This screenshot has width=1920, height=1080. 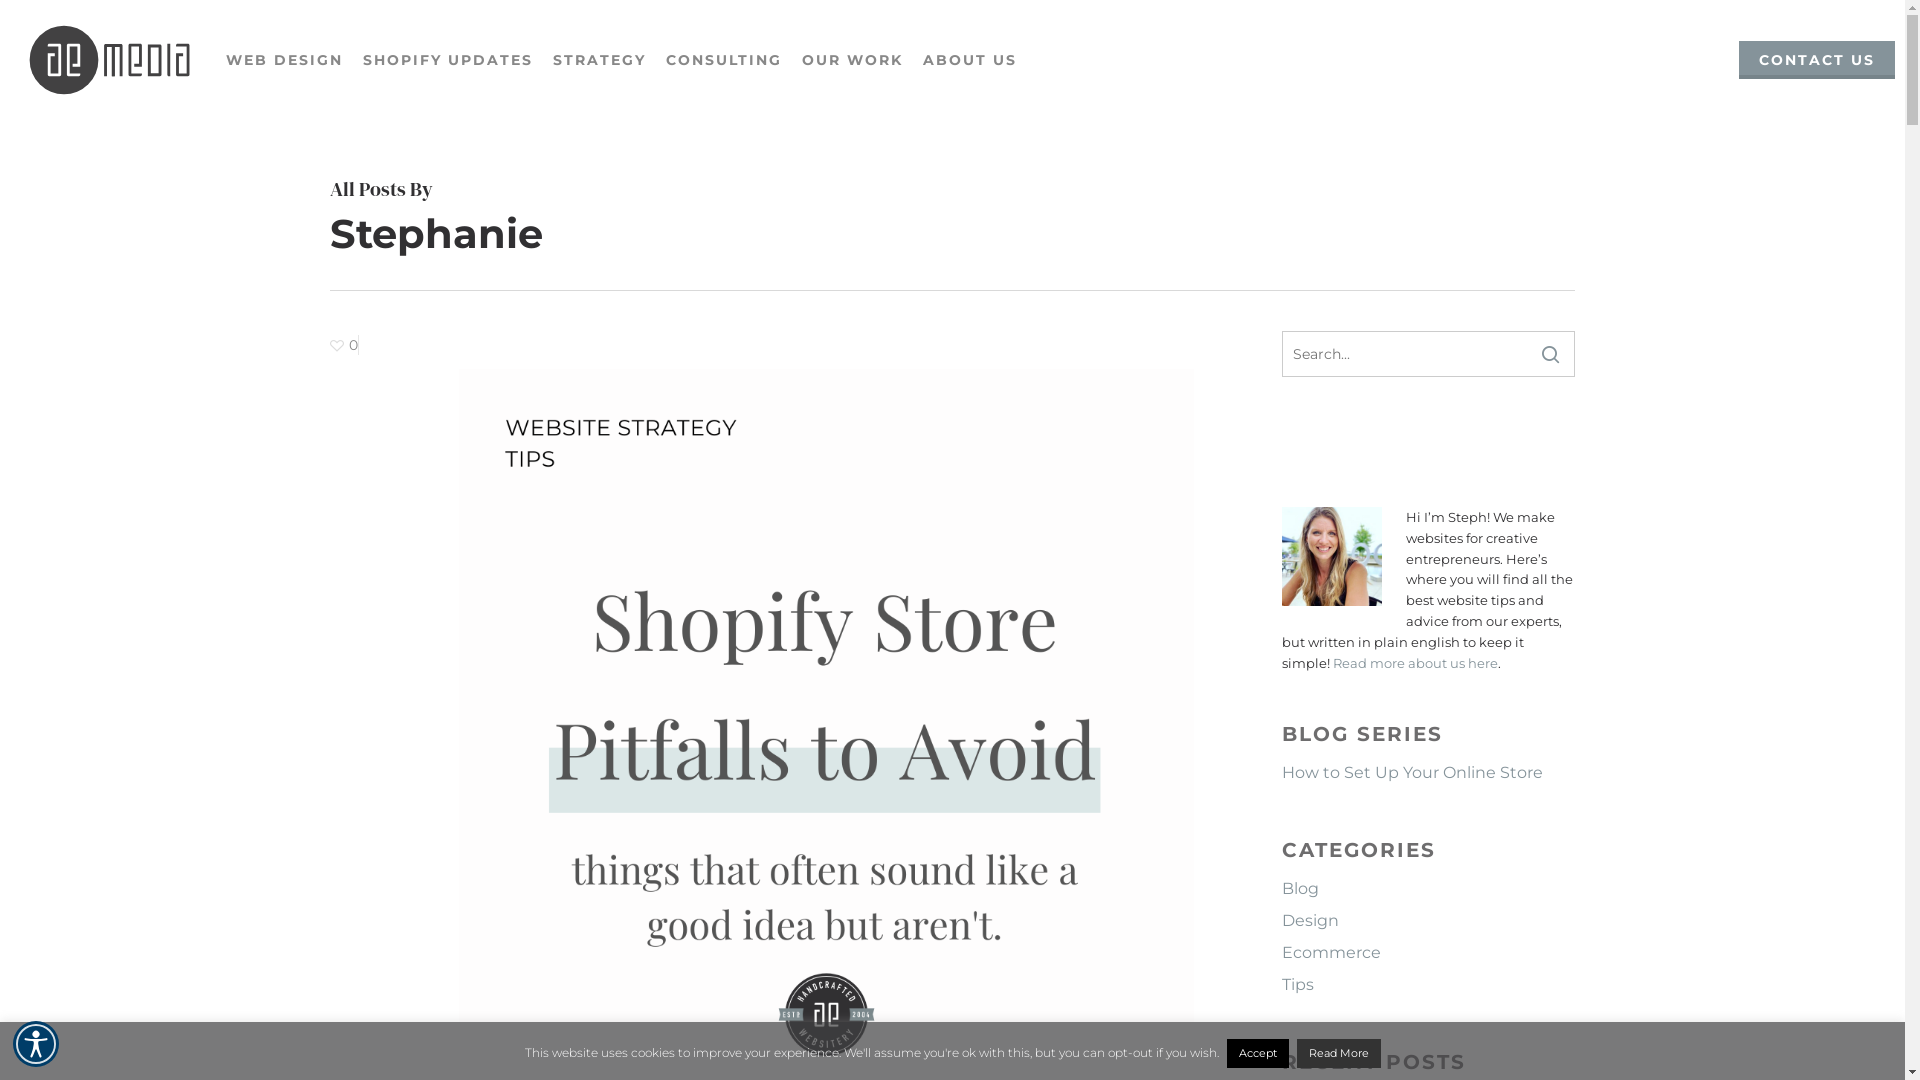 What do you see at coordinates (1414, 663) in the screenshot?
I see `'Read more about us here'` at bounding box center [1414, 663].